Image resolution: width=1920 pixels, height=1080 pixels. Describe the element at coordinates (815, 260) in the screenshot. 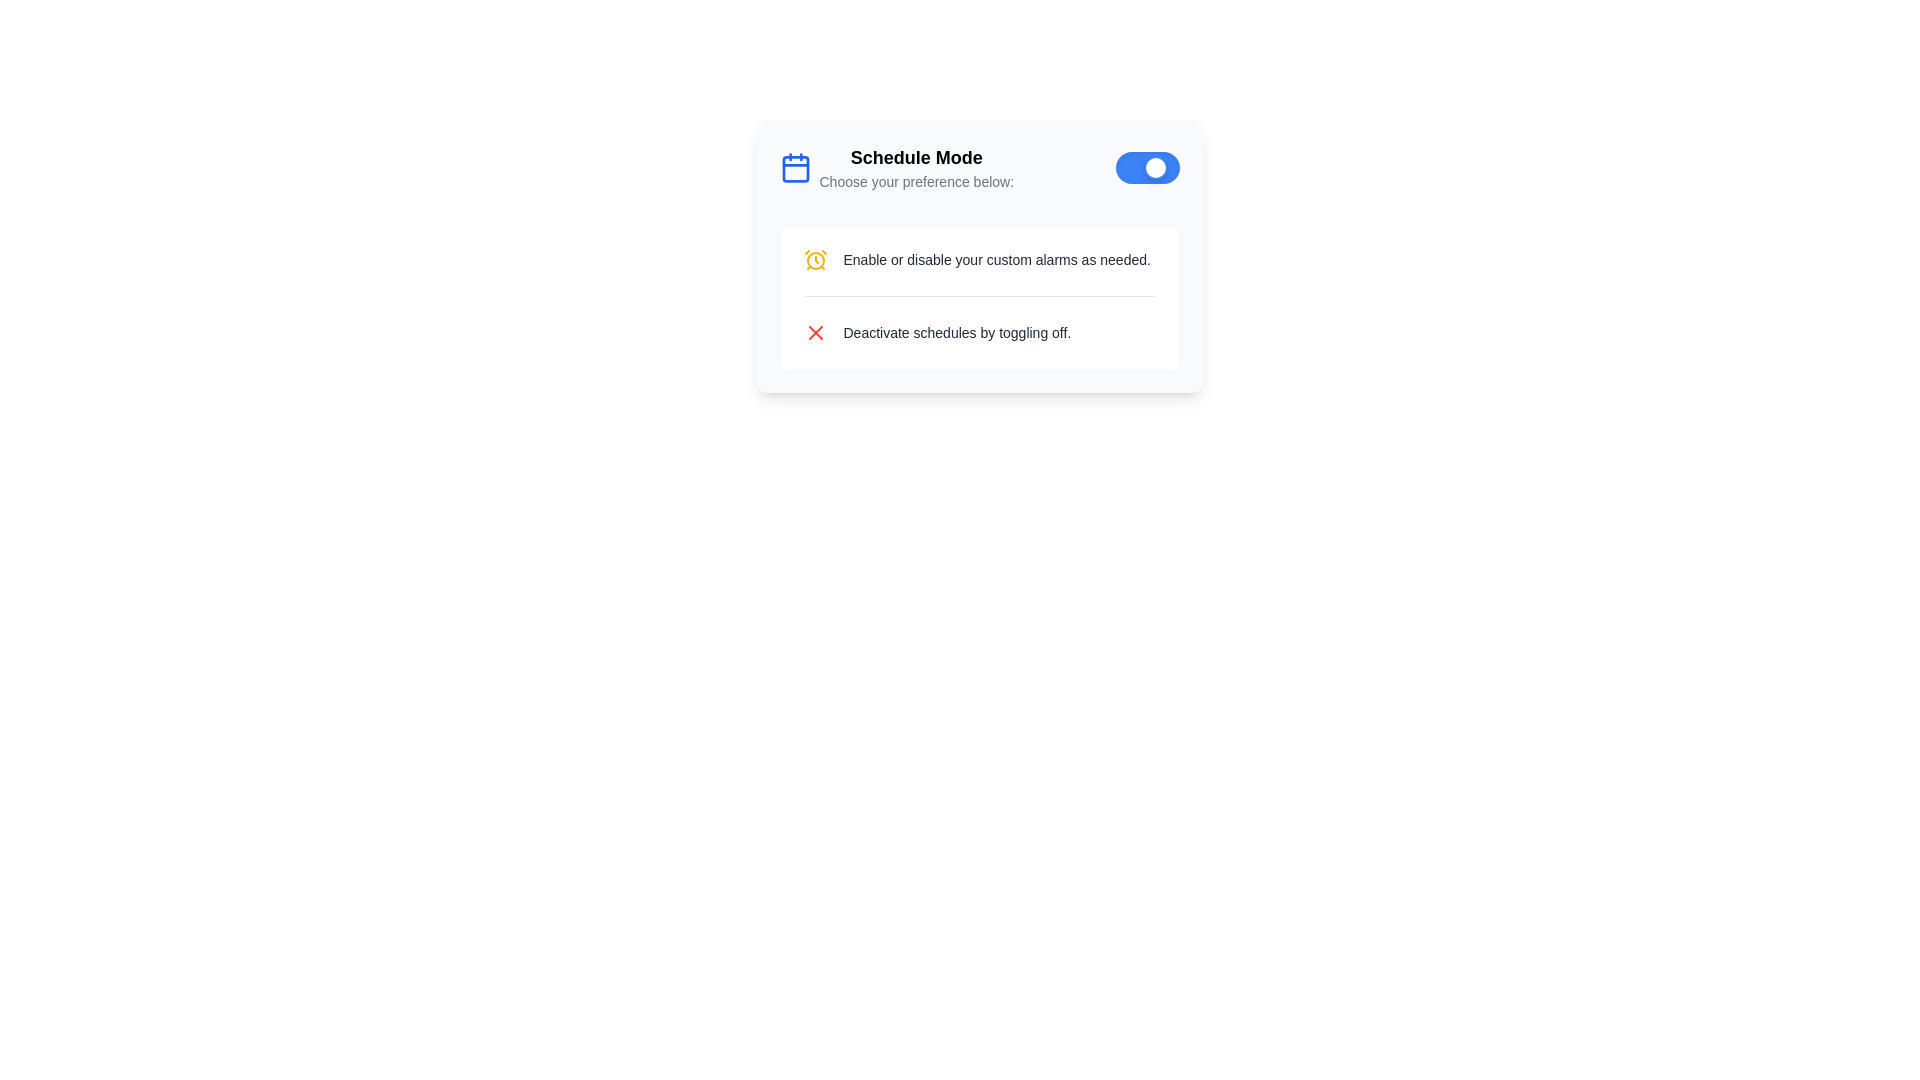

I see `the central iconic circle of the alarm clock icon if it is interactive` at that location.